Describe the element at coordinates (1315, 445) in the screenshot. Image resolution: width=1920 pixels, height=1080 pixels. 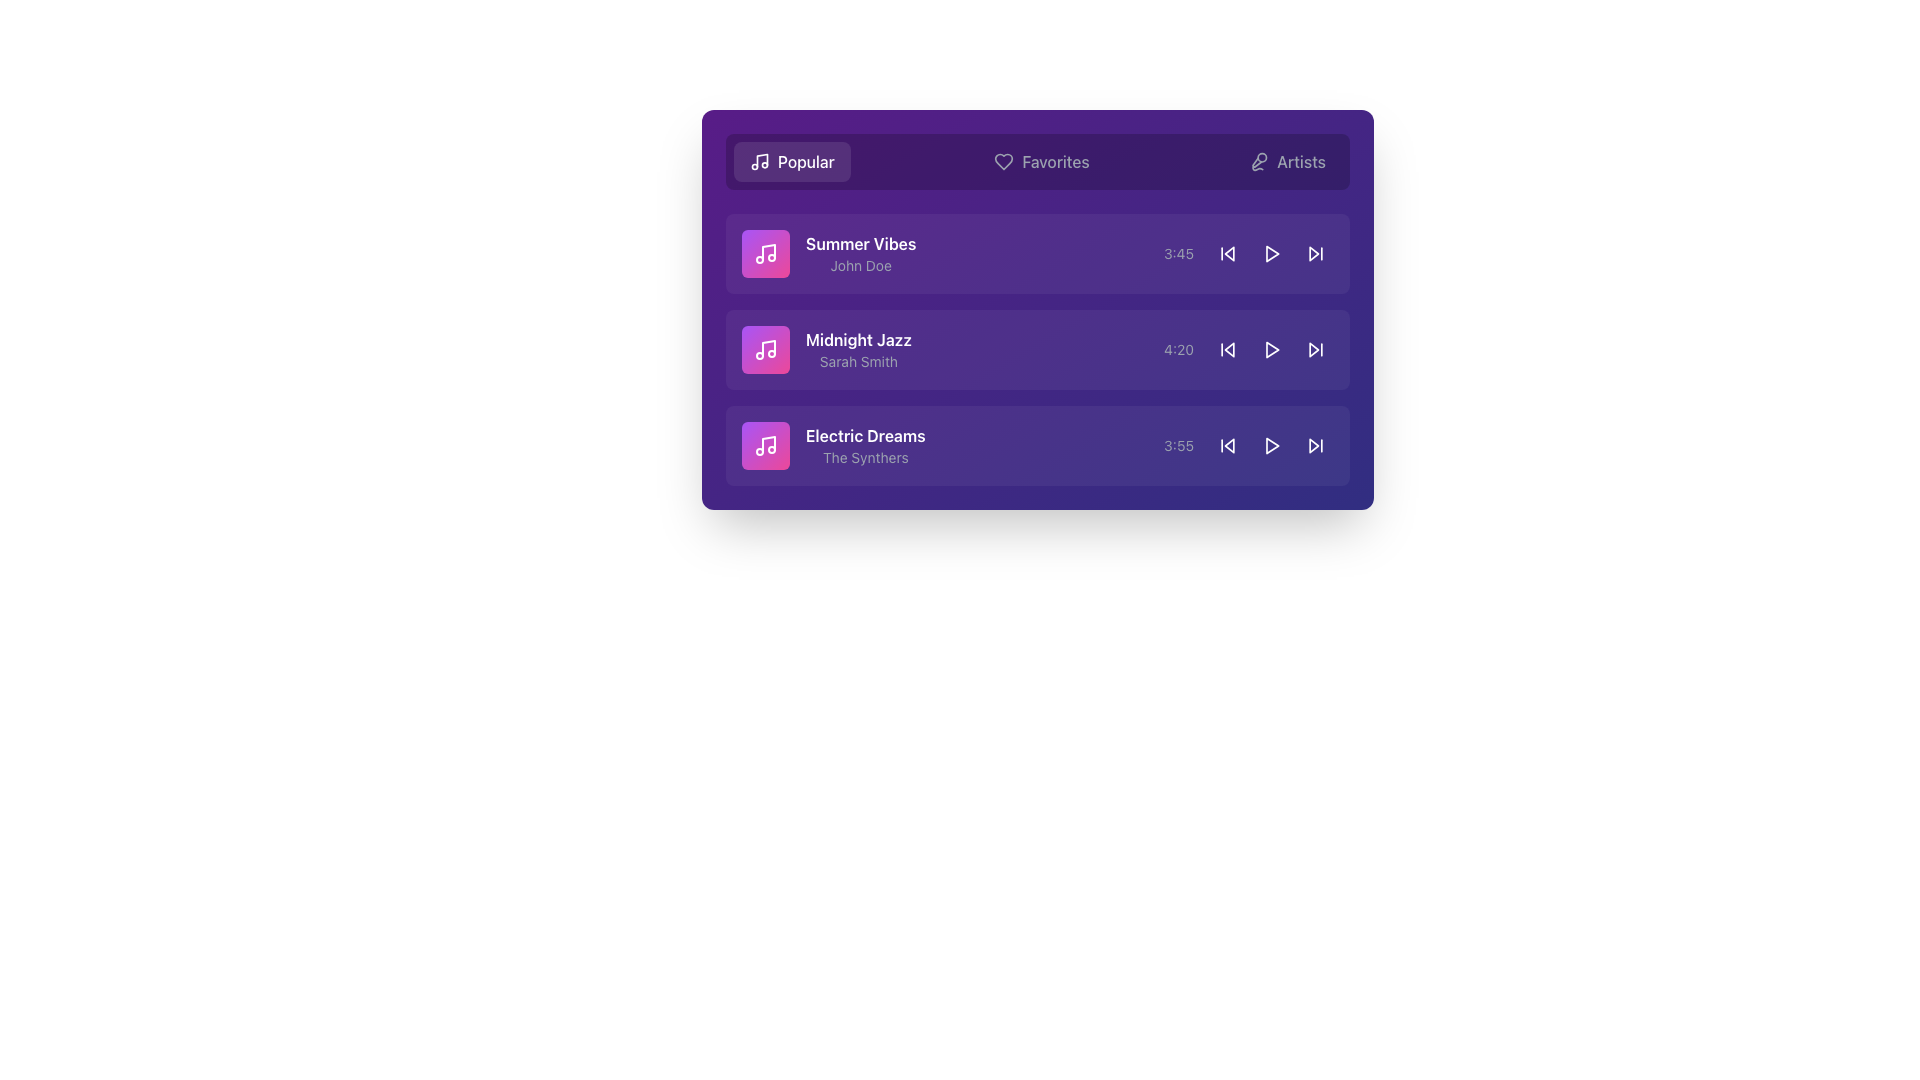
I see `the circular 'skip forward' button with a minimalist icon located in the third row of the music playlist interface` at that location.